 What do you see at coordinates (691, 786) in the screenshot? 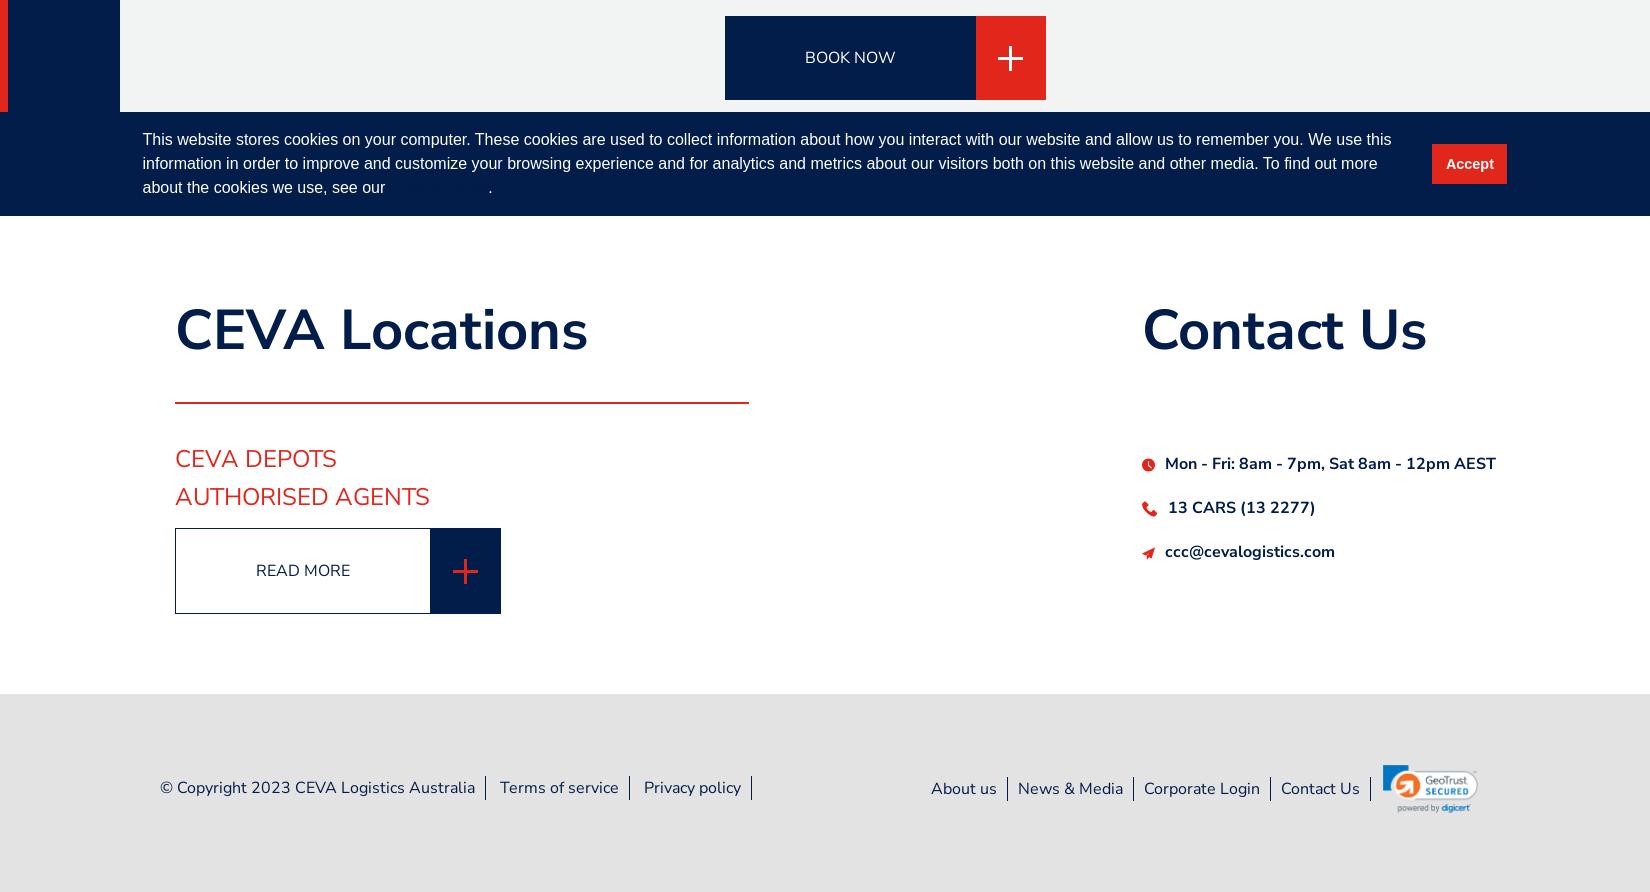
I see `'Privacy policy'` at bounding box center [691, 786].